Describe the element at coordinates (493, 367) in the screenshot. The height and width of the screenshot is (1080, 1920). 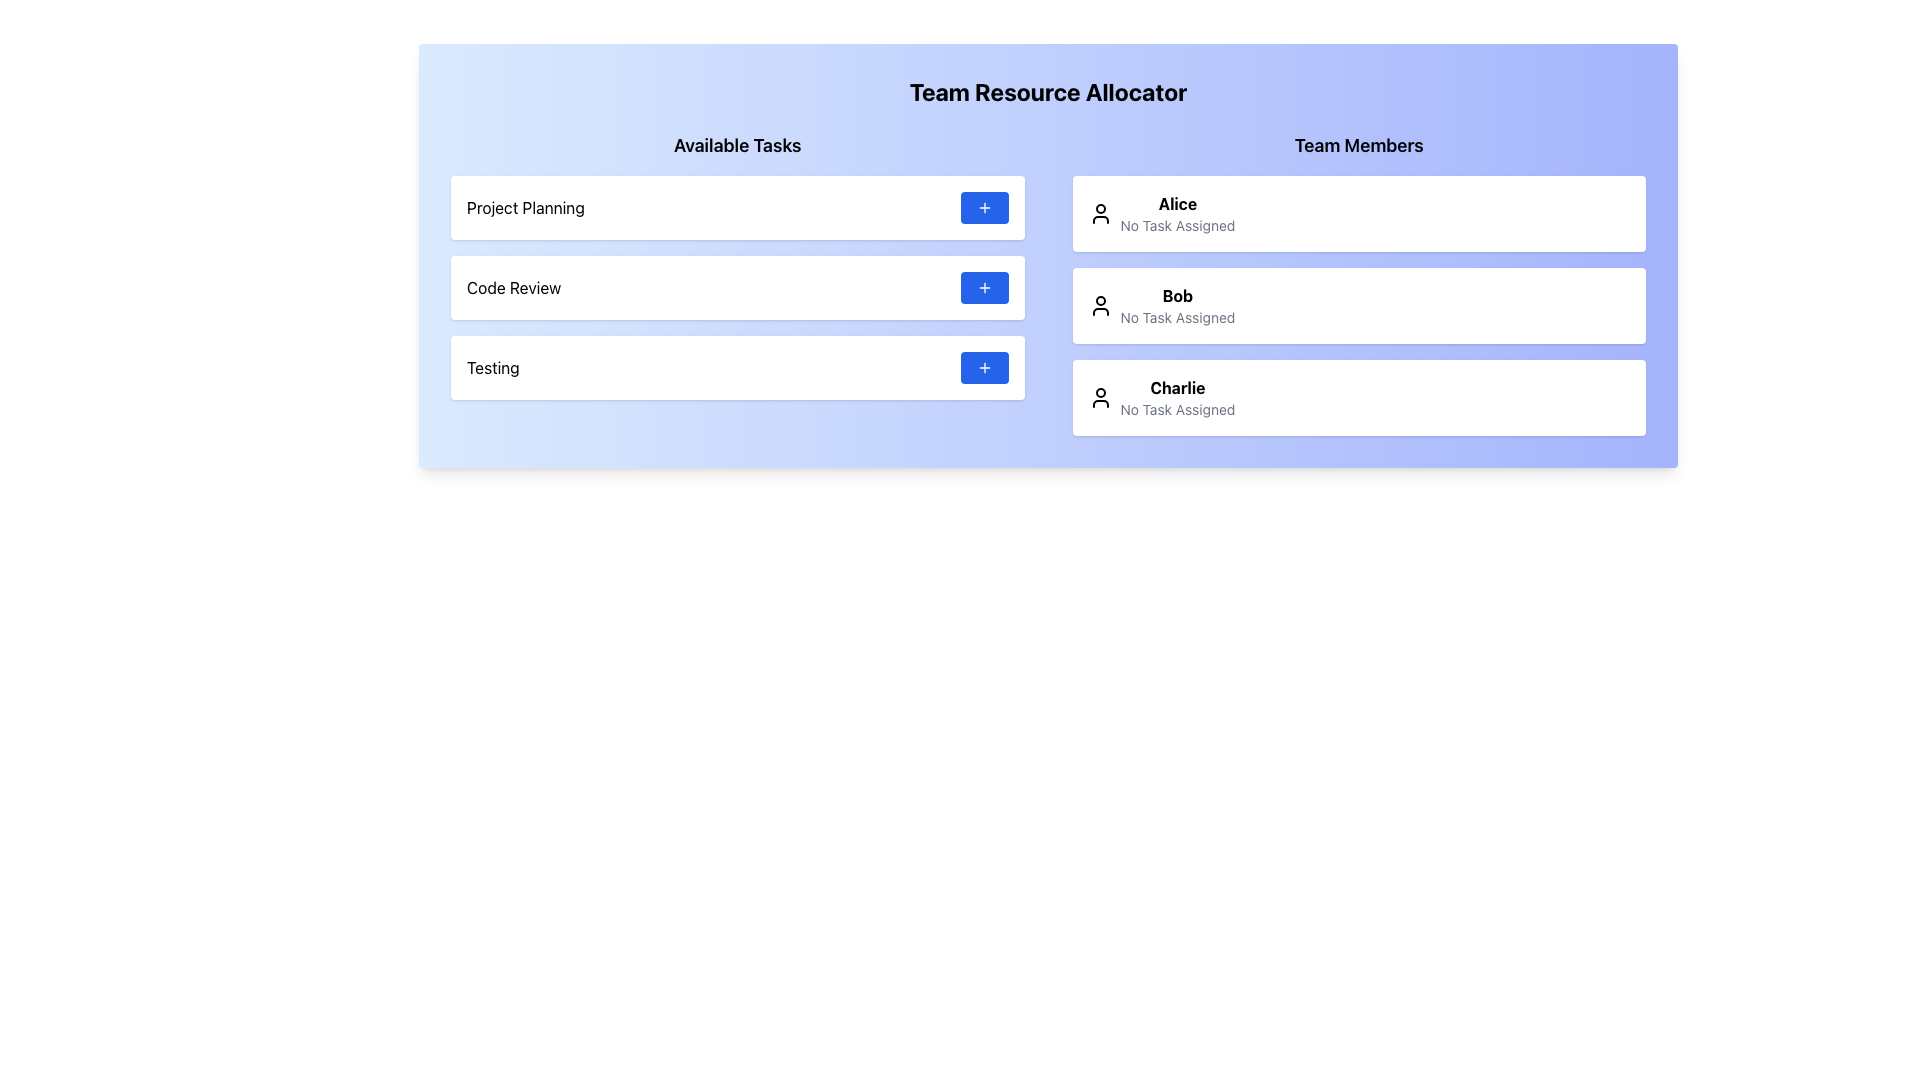
I see `text from the 'Testing' label in the third tab of the 'Available Tasks' list, which is a non-interactive display element` at that location.